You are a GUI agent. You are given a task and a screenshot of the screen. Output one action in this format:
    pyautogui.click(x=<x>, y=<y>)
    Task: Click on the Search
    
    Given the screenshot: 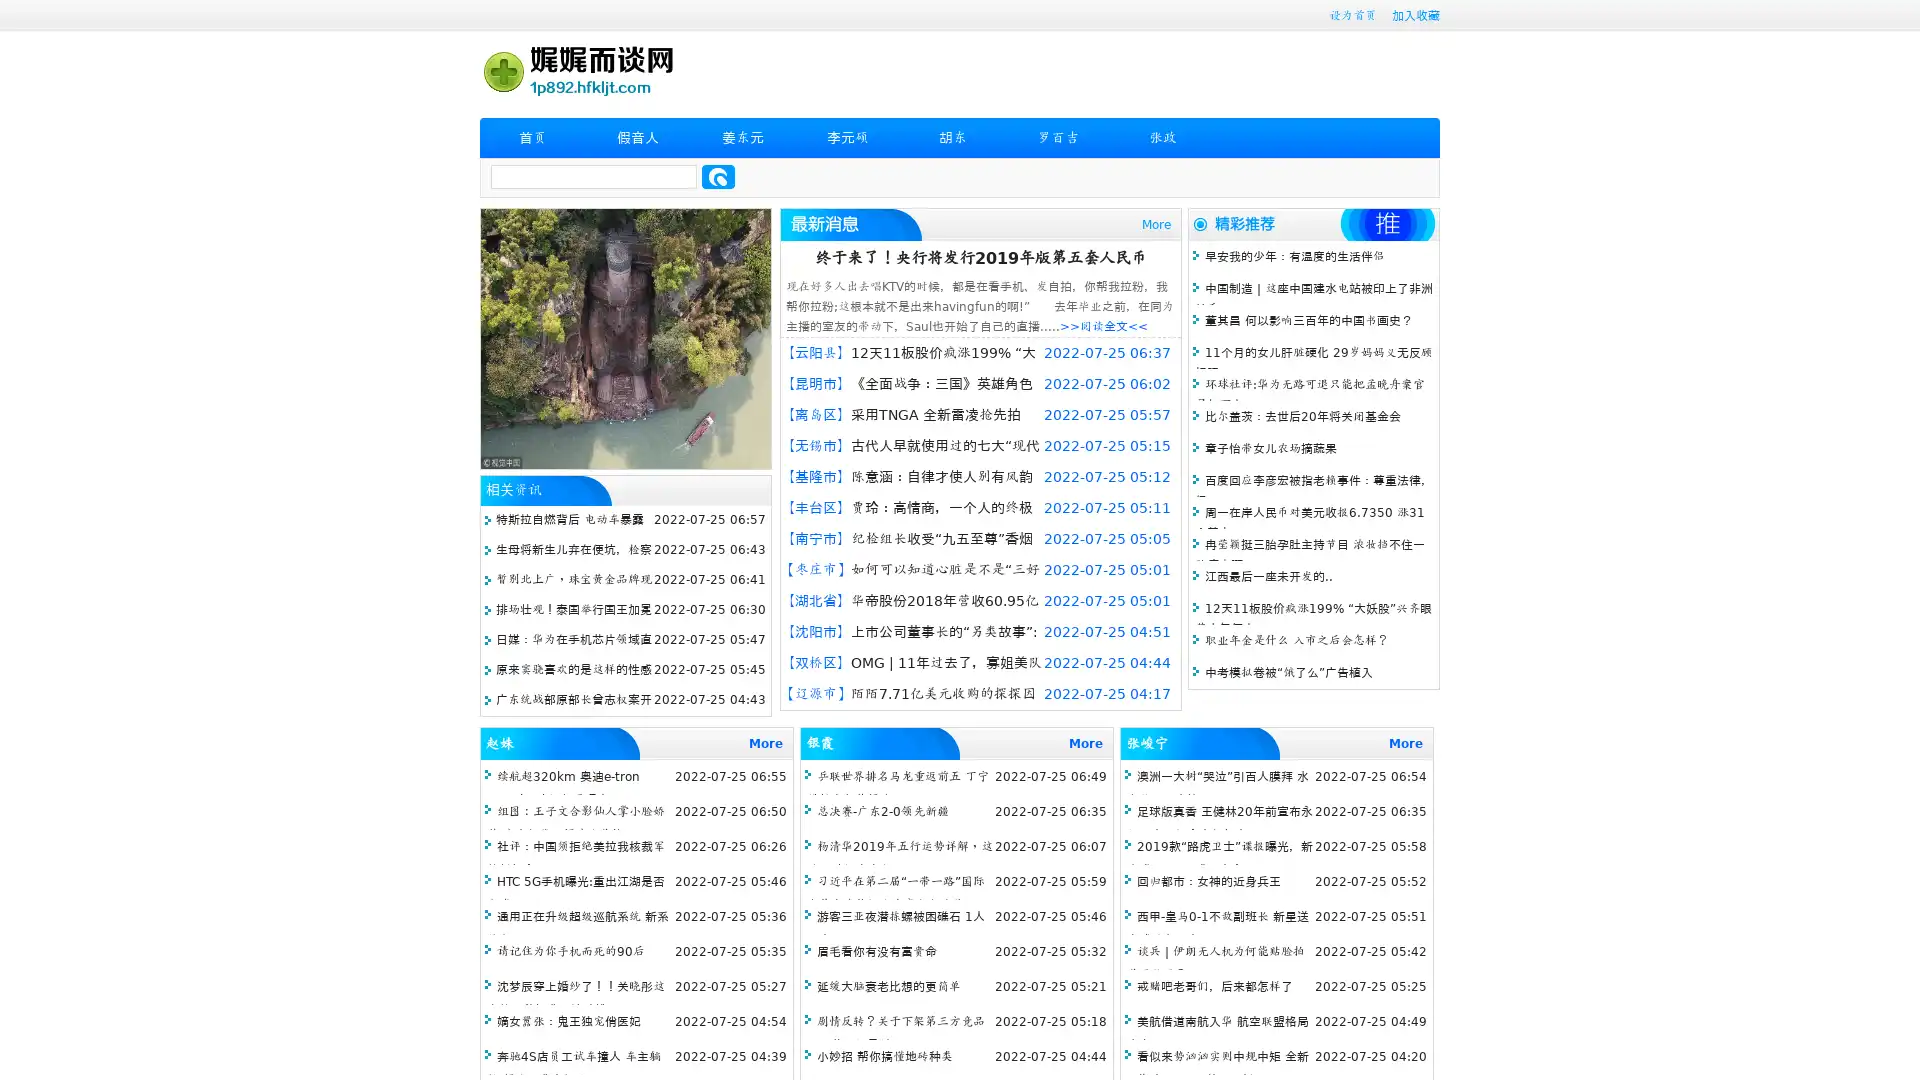 What is the action you would take?
    pyautogui.click(x=718, y=176)
    